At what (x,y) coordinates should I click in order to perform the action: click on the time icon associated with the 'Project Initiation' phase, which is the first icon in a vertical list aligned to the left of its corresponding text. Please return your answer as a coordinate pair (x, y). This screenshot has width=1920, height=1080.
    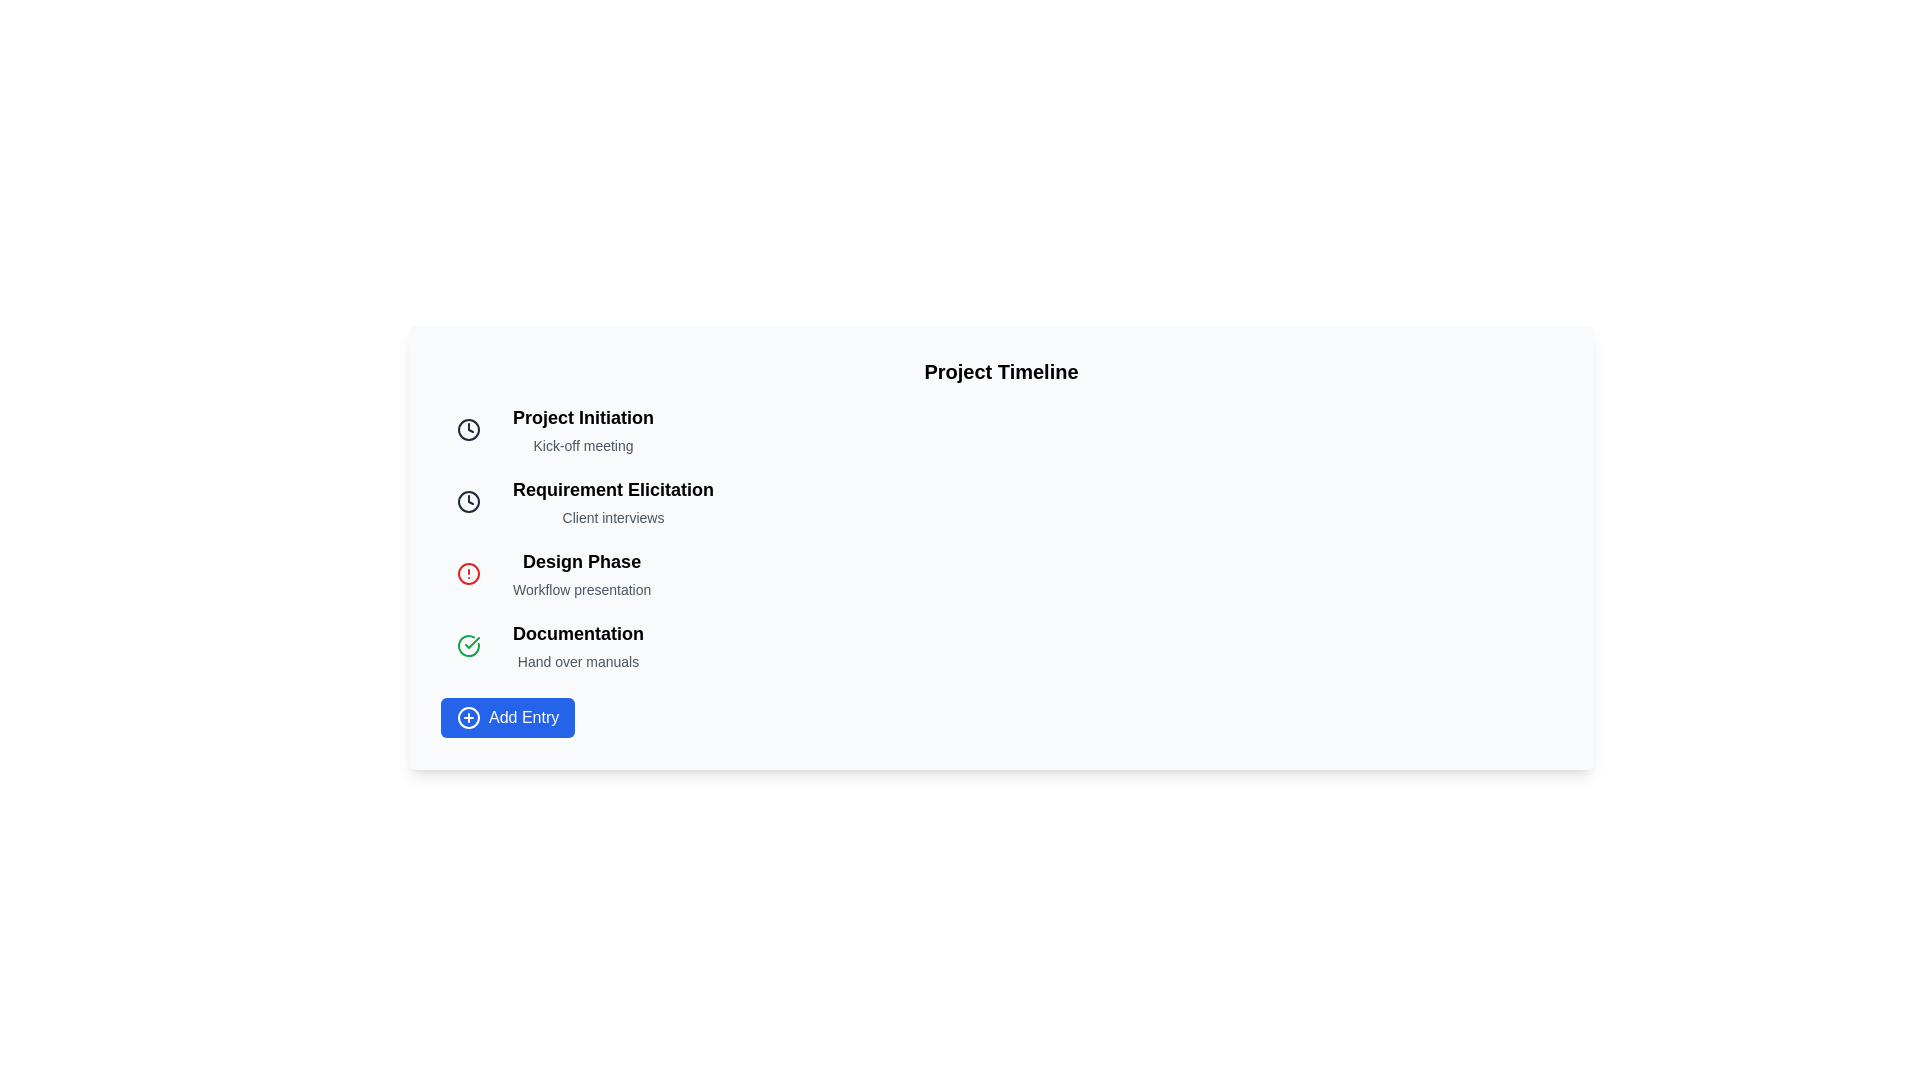
    Looking at the image, I should click on (468, 500).